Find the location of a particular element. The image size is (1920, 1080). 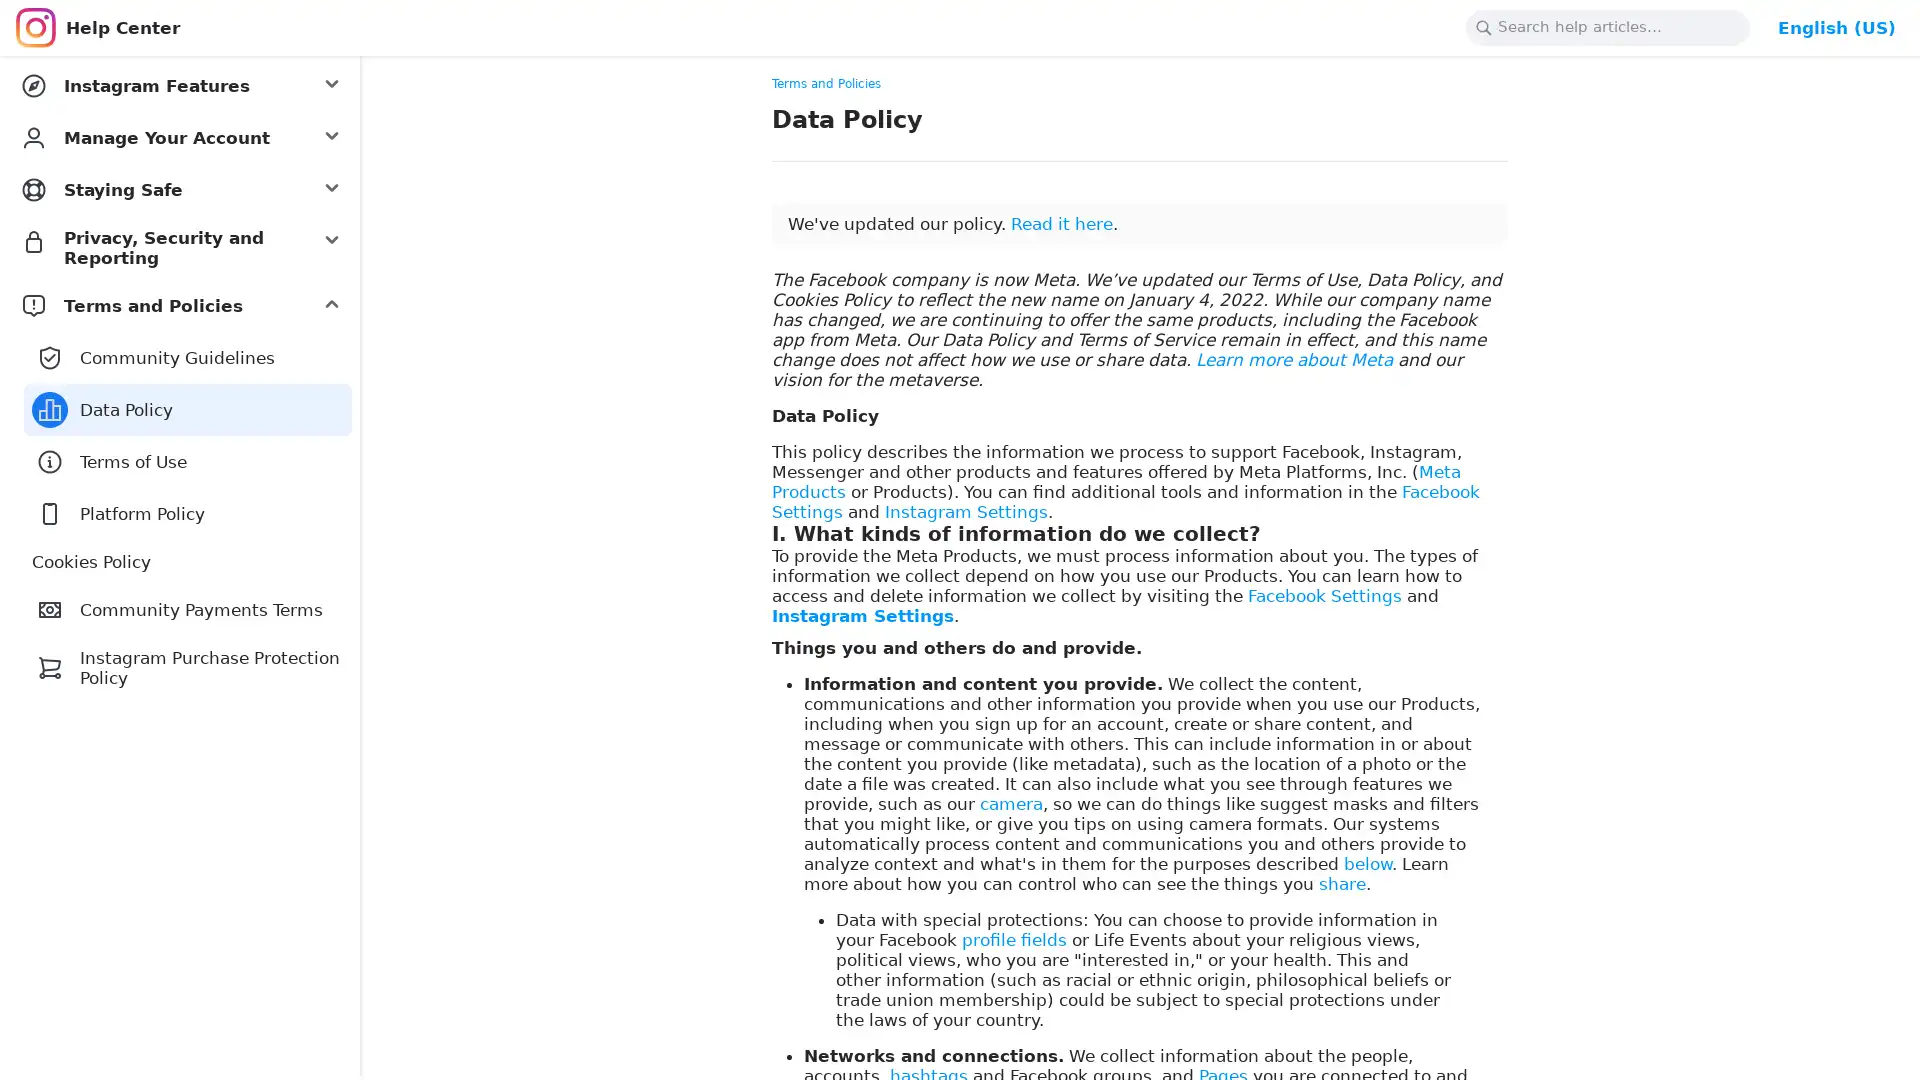

No is located at coordinates (1775, 982).